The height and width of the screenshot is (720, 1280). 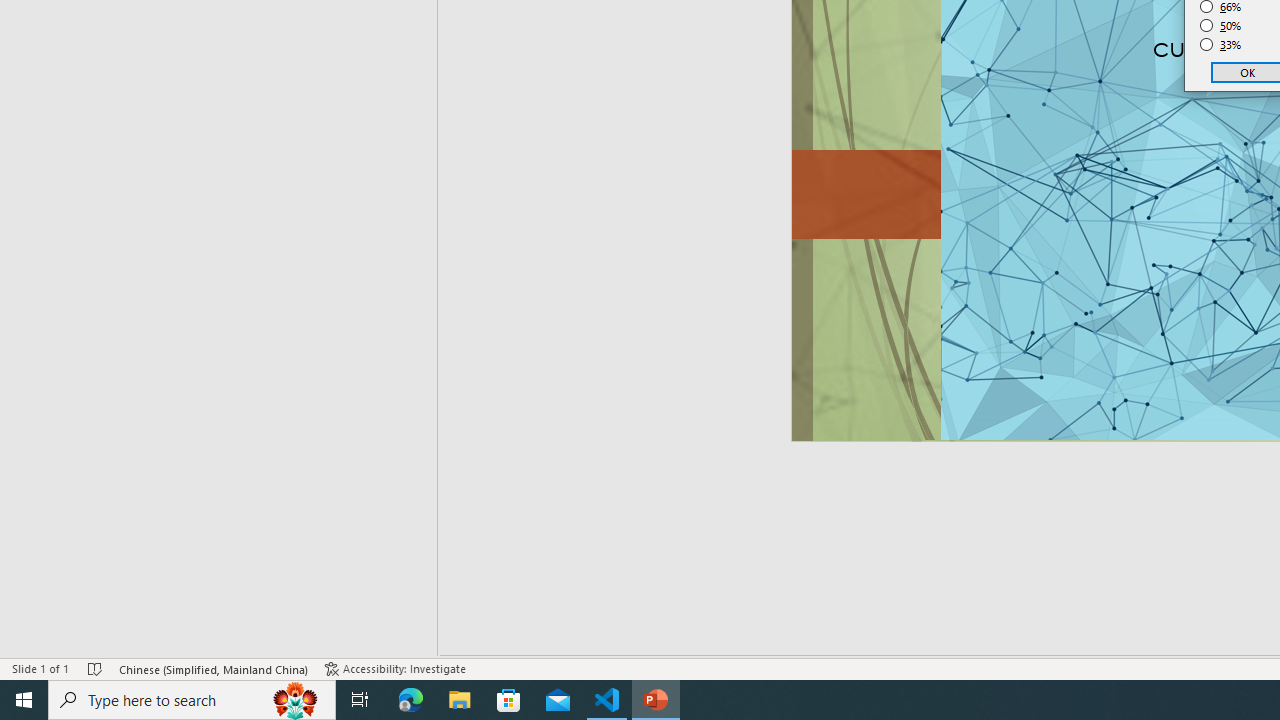 I want to click on '33%', so click(x=1220, y=45).